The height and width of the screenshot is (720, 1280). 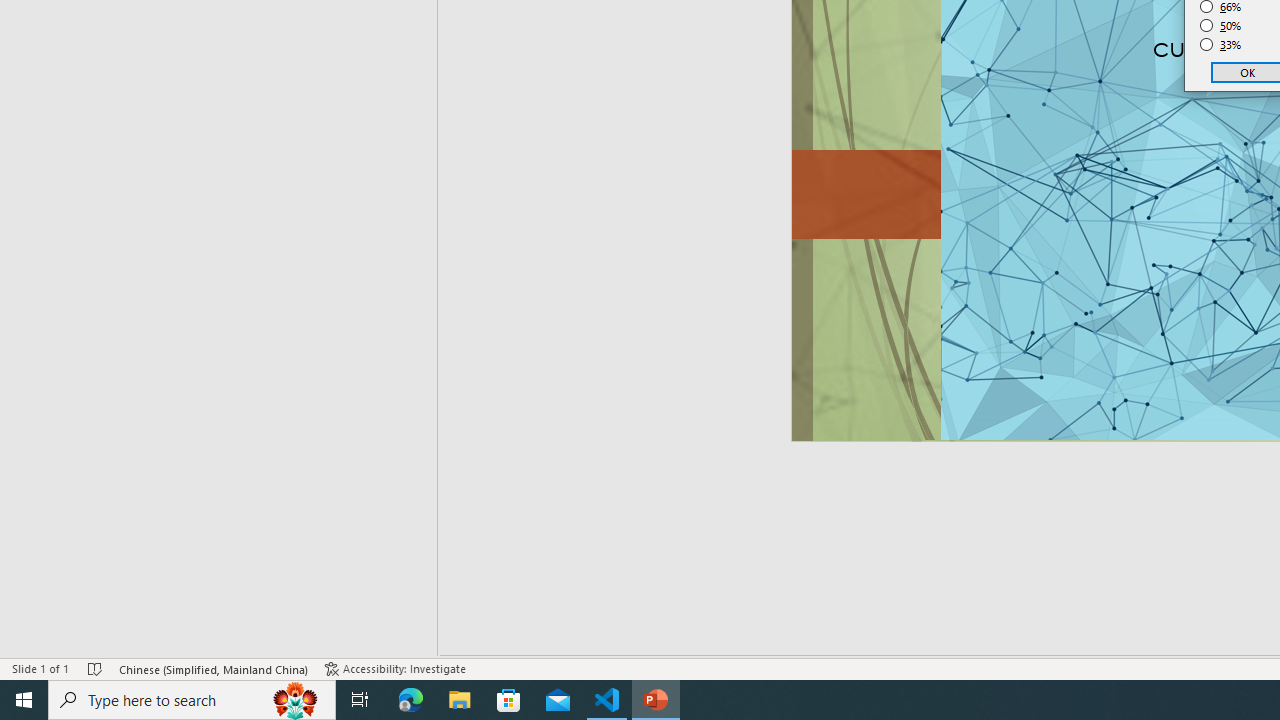 I want to click on '33%', so click(x=1220, y=45).